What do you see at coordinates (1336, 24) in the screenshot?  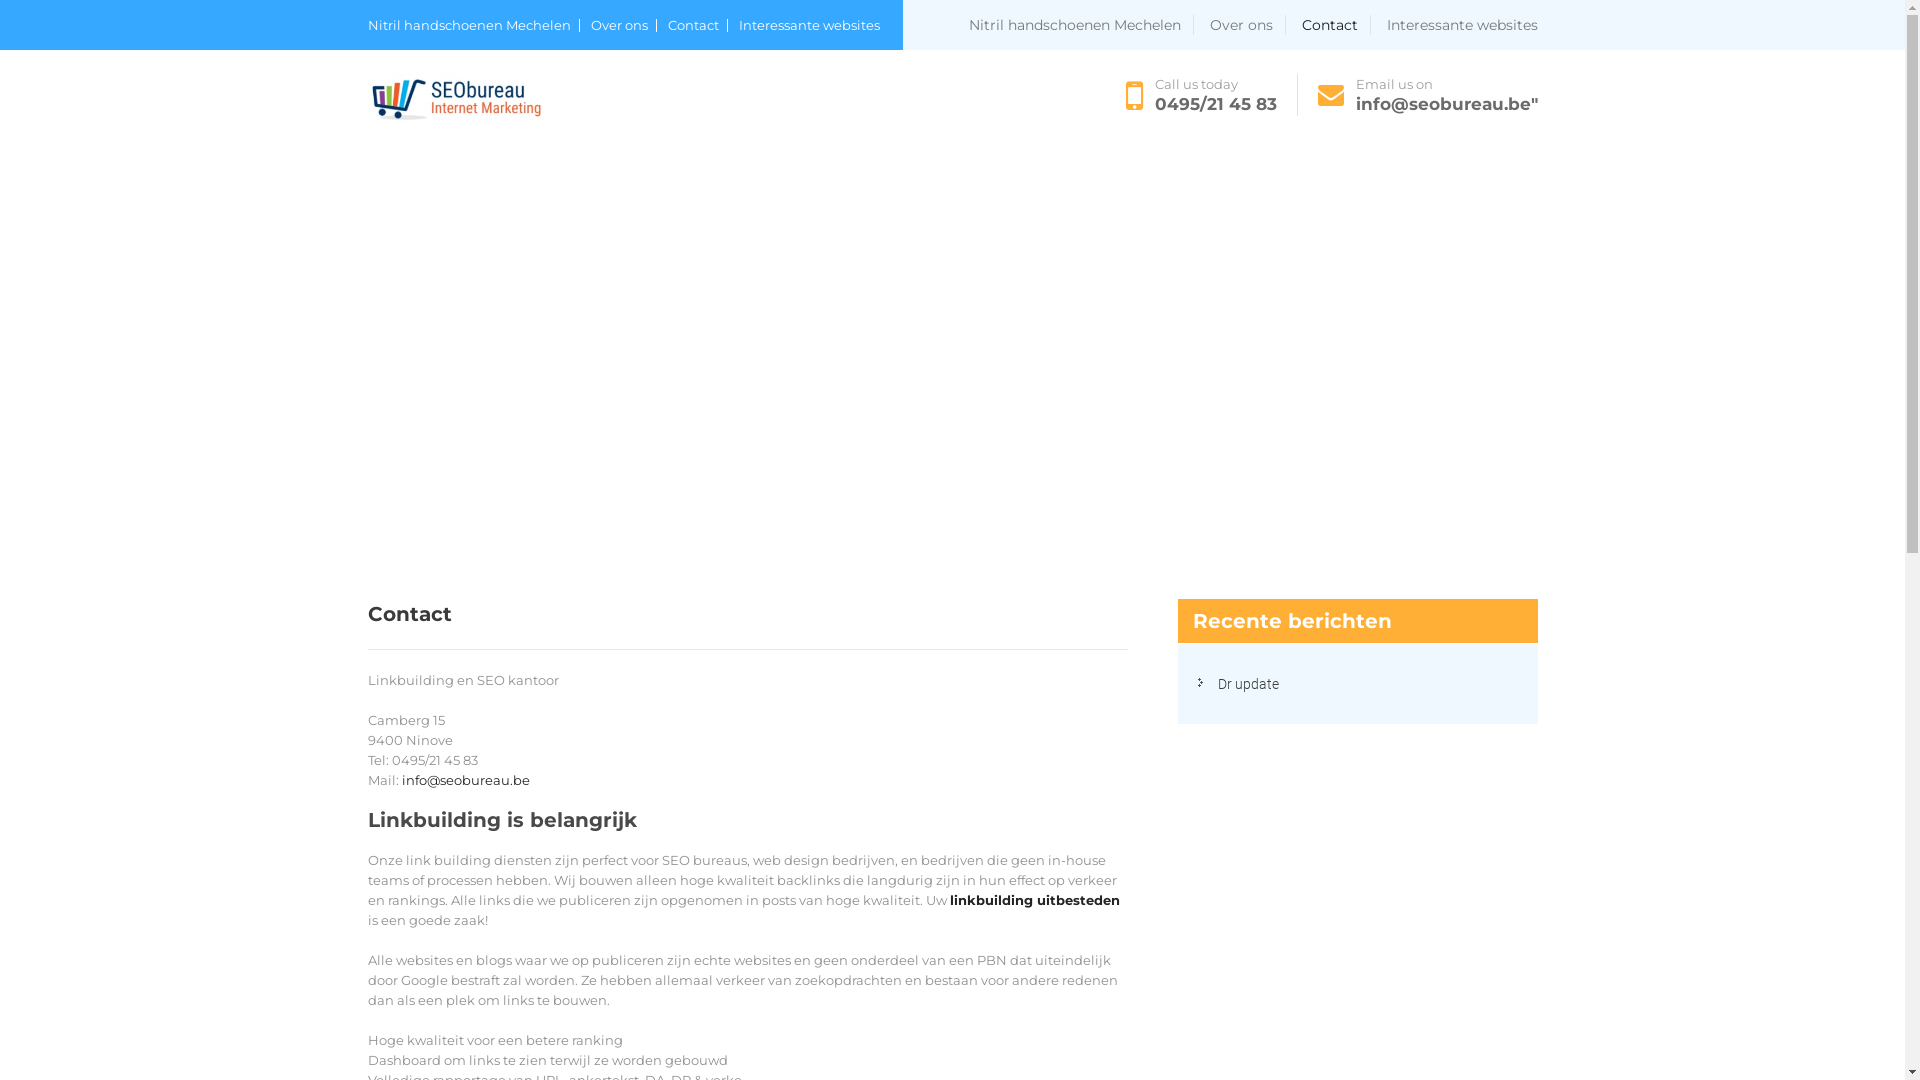 I see `'Contact'` at bounding box center [1336, 24].